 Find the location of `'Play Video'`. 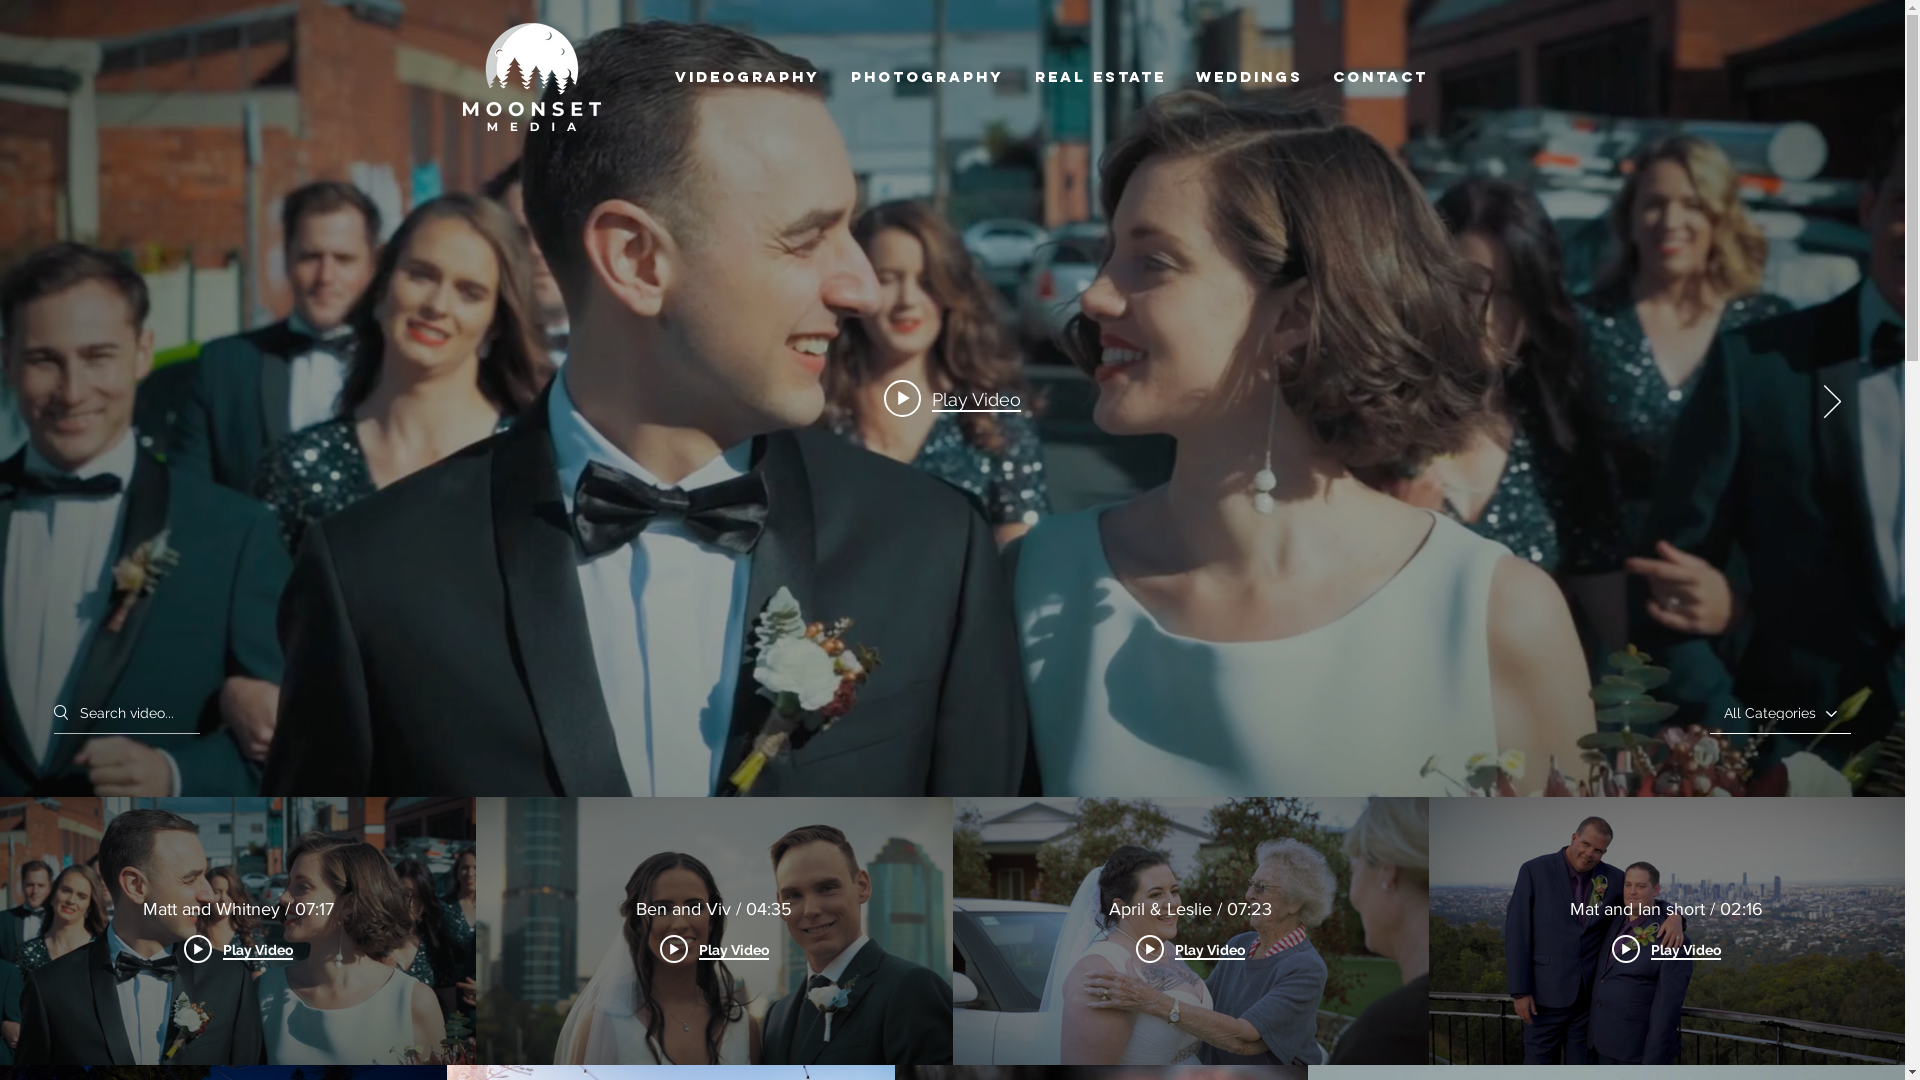

'Play Video' is located at coordinates (951, 398).